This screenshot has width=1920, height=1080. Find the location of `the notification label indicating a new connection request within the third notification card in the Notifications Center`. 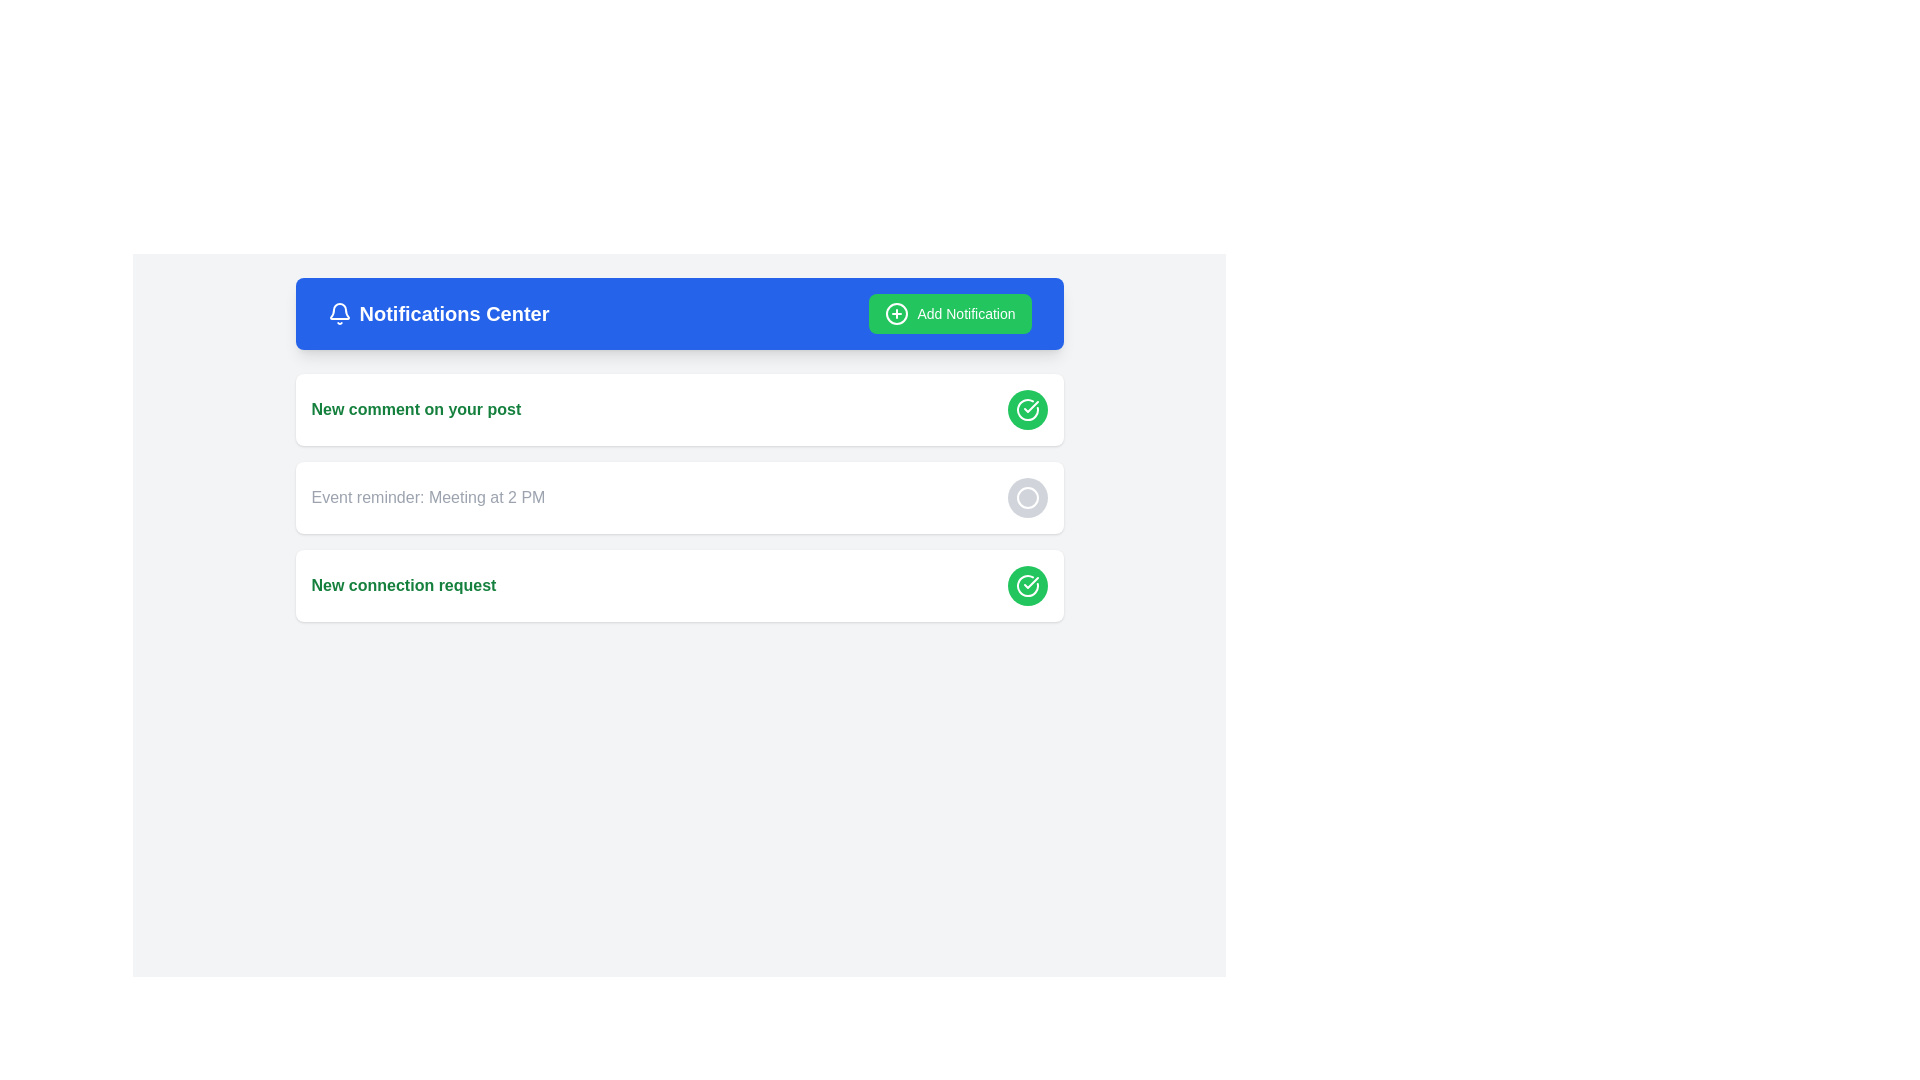

the notification label indicating a new connection request within the third notification card in the Notifications Center is located at coordinates (402, 585).